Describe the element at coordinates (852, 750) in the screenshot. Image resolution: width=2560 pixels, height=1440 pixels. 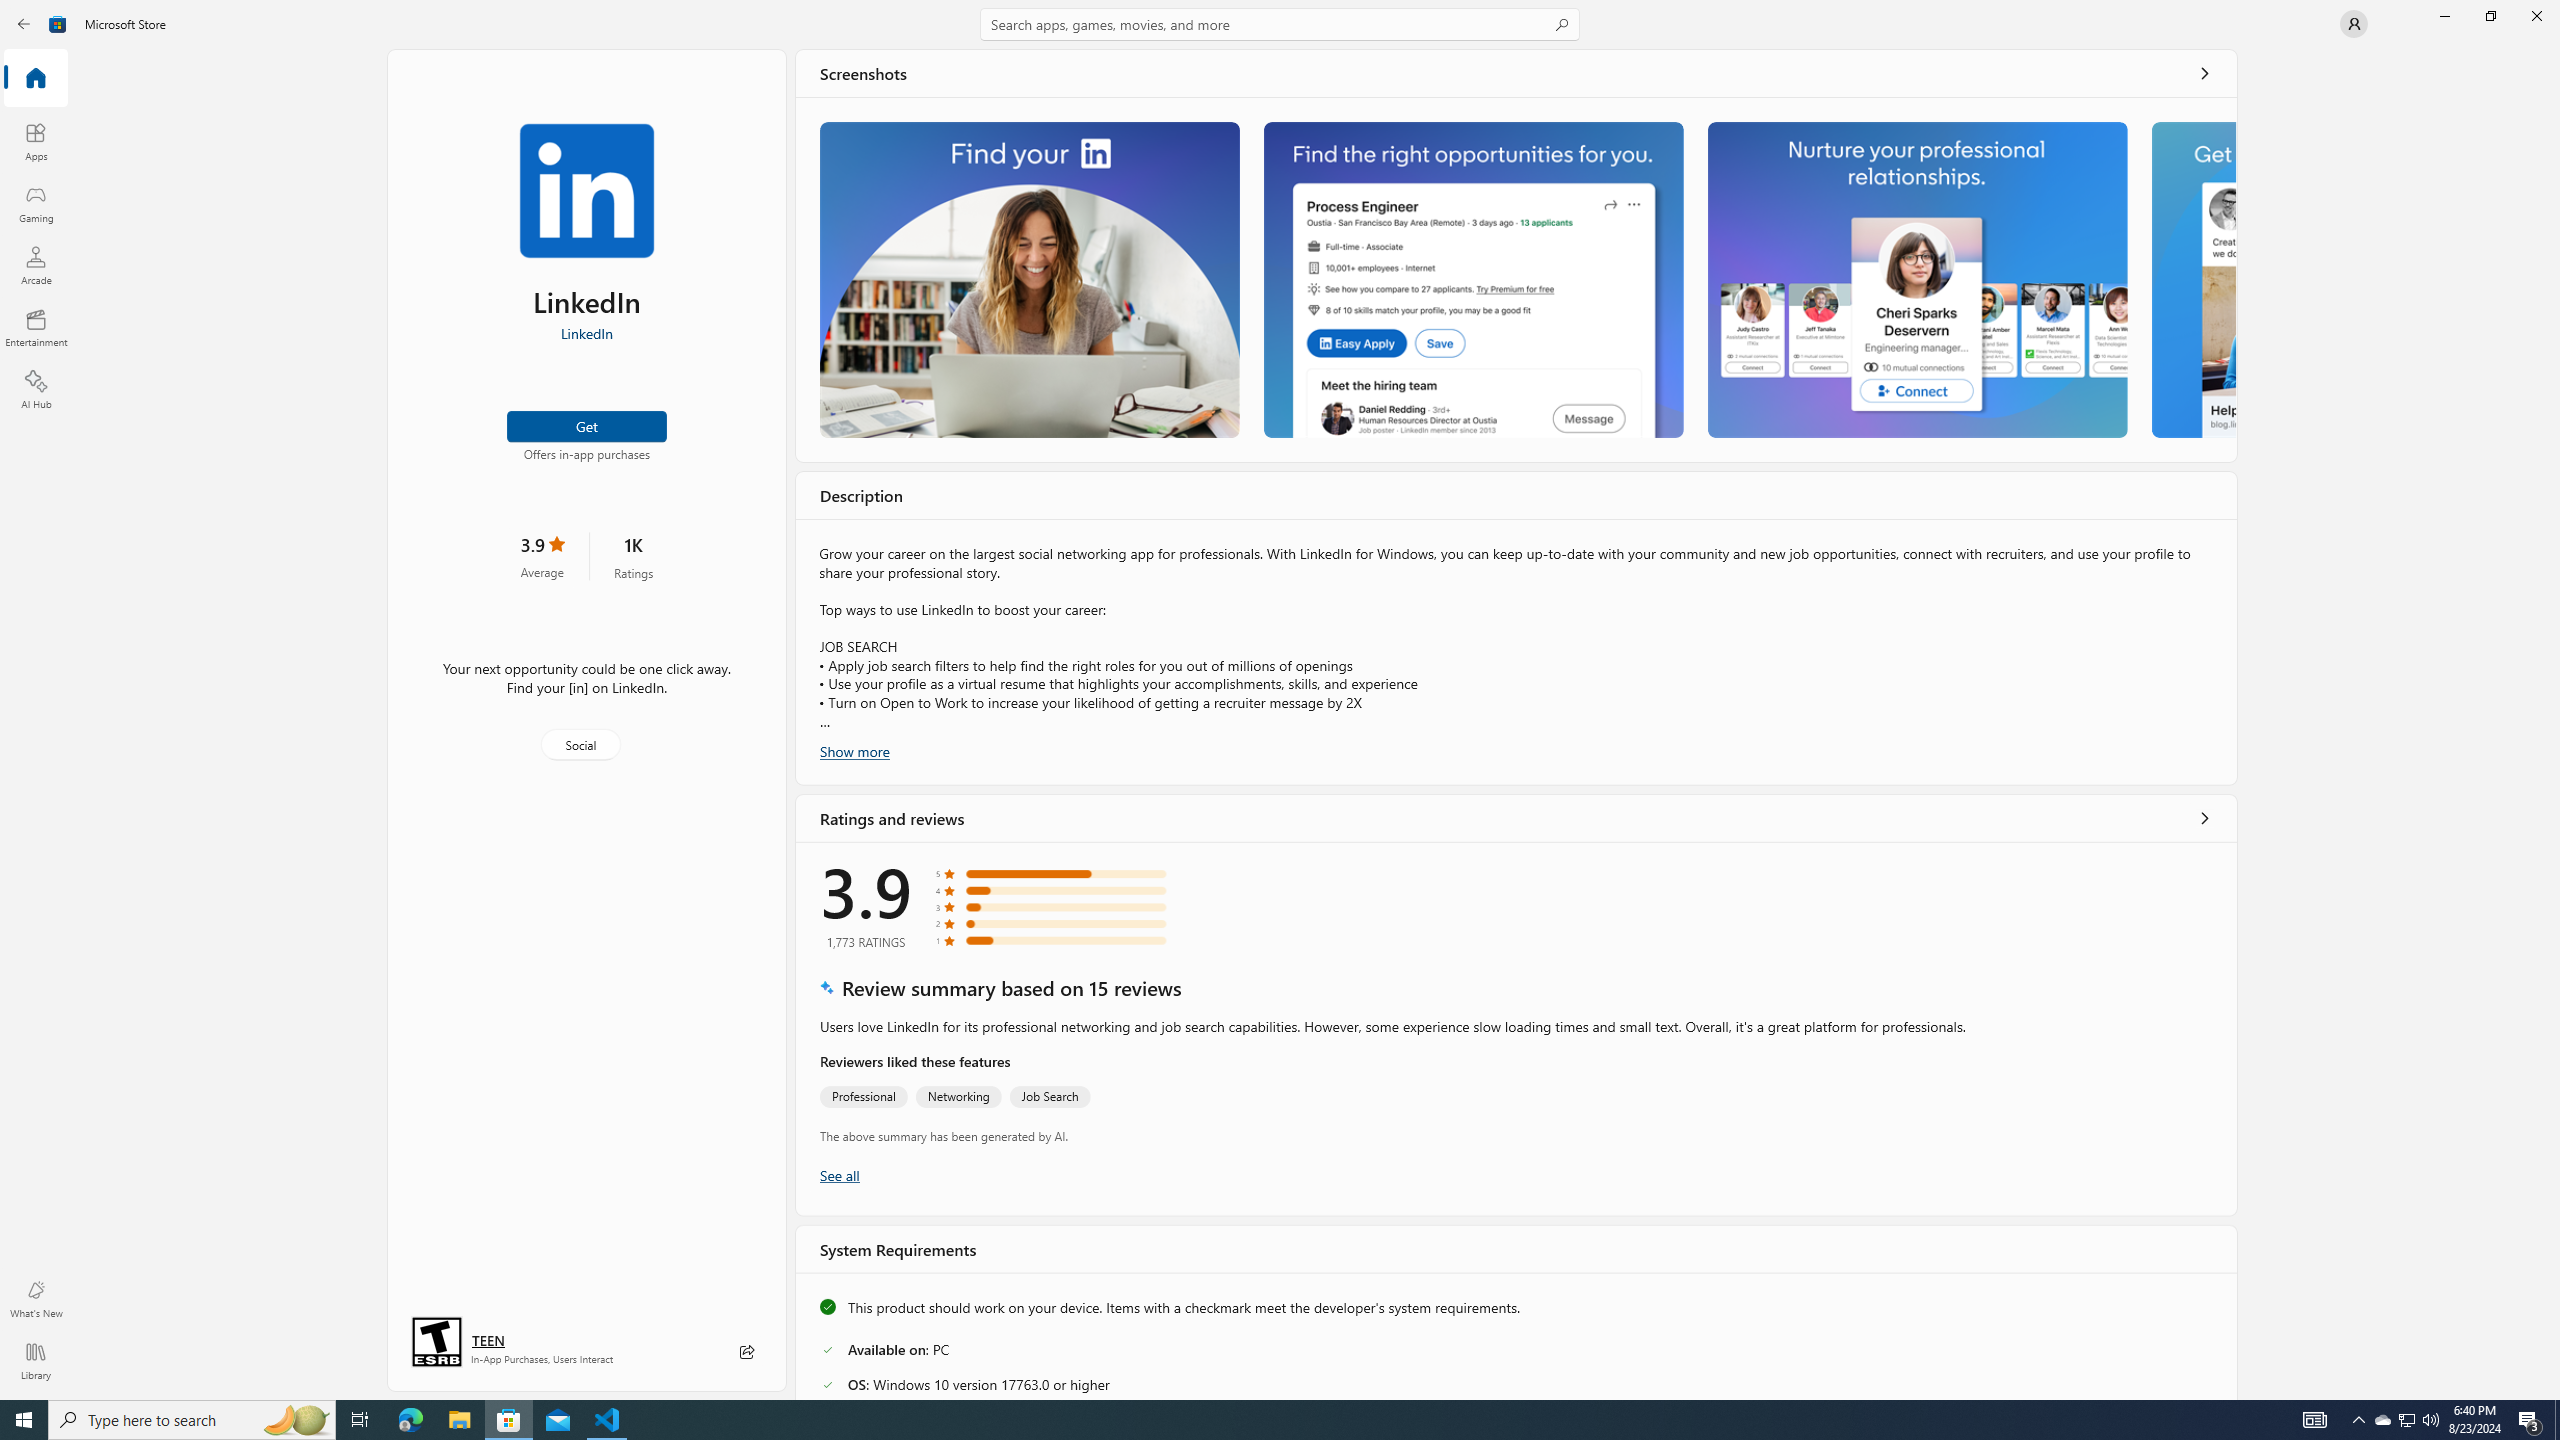
I see `'Show more'` at that location.